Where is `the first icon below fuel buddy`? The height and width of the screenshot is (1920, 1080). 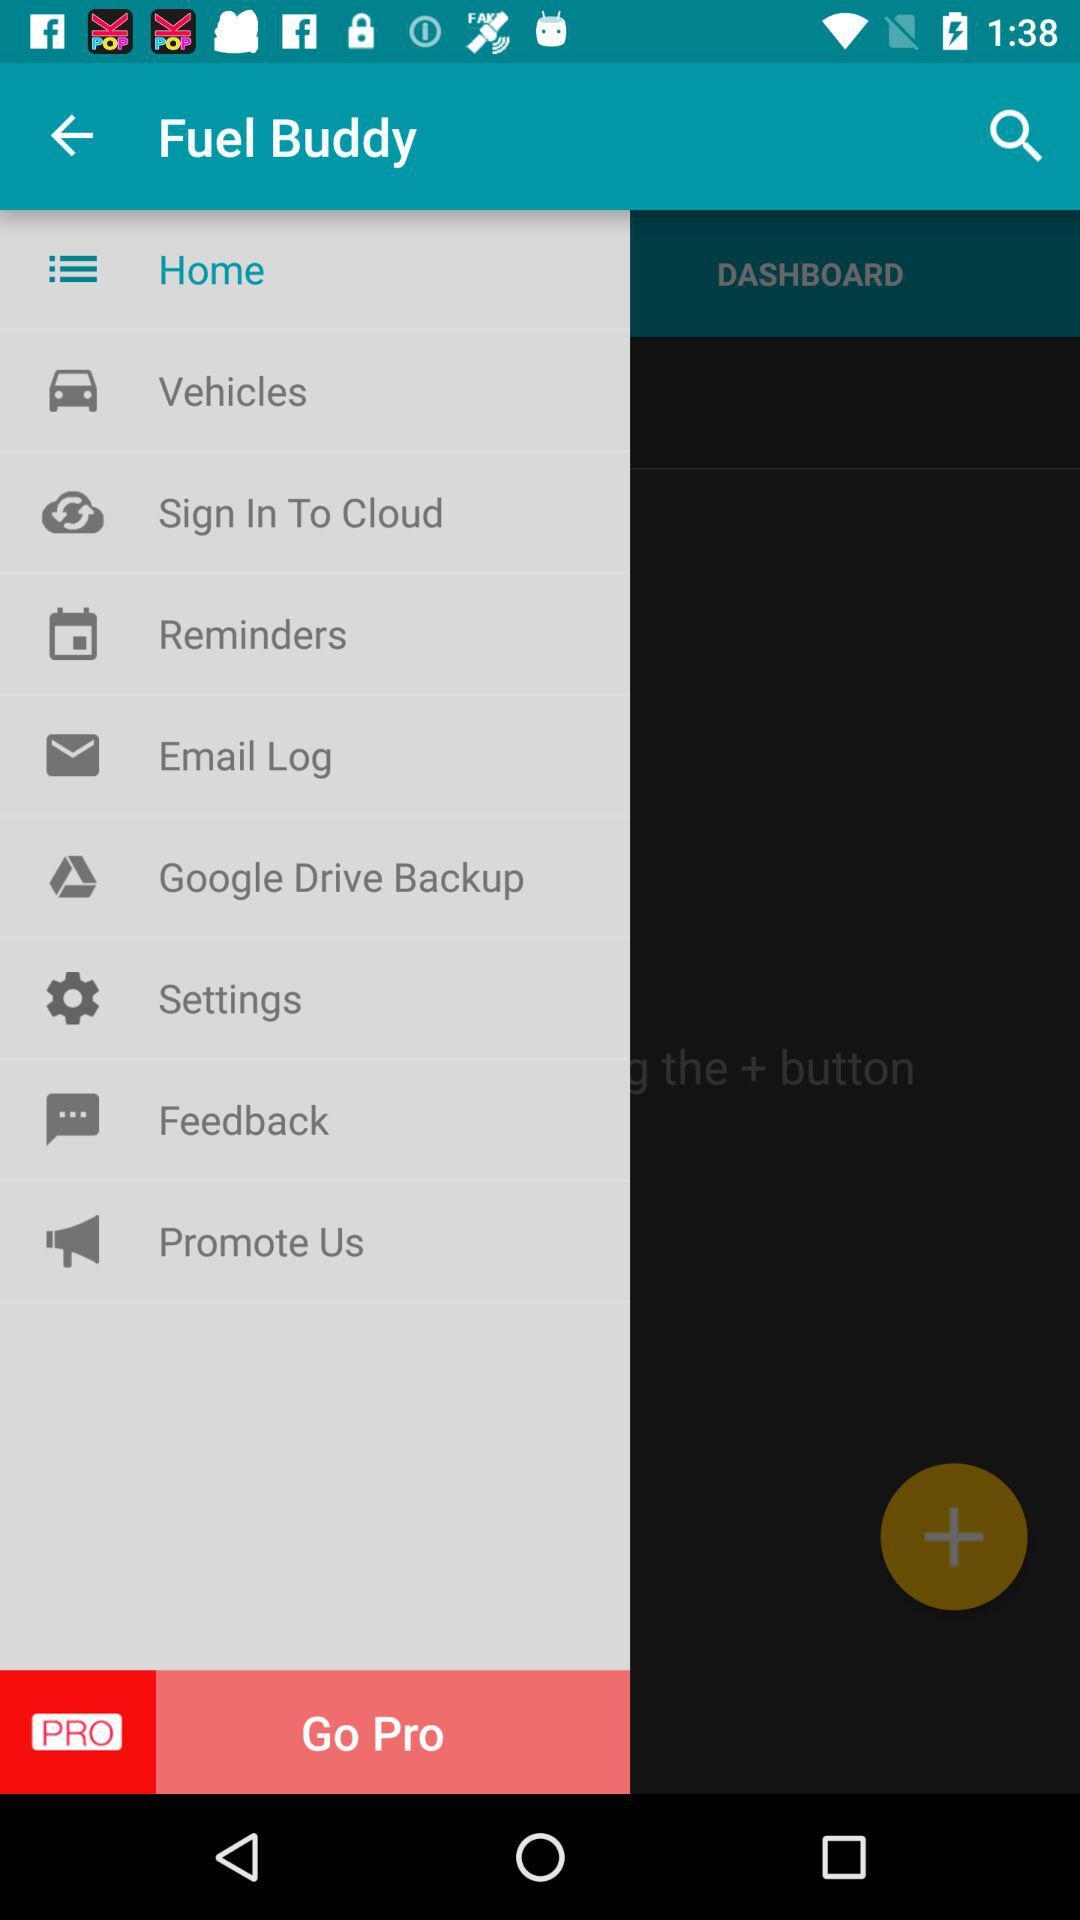 the first icon below fuel buddy is located at coordinates (72, 267).